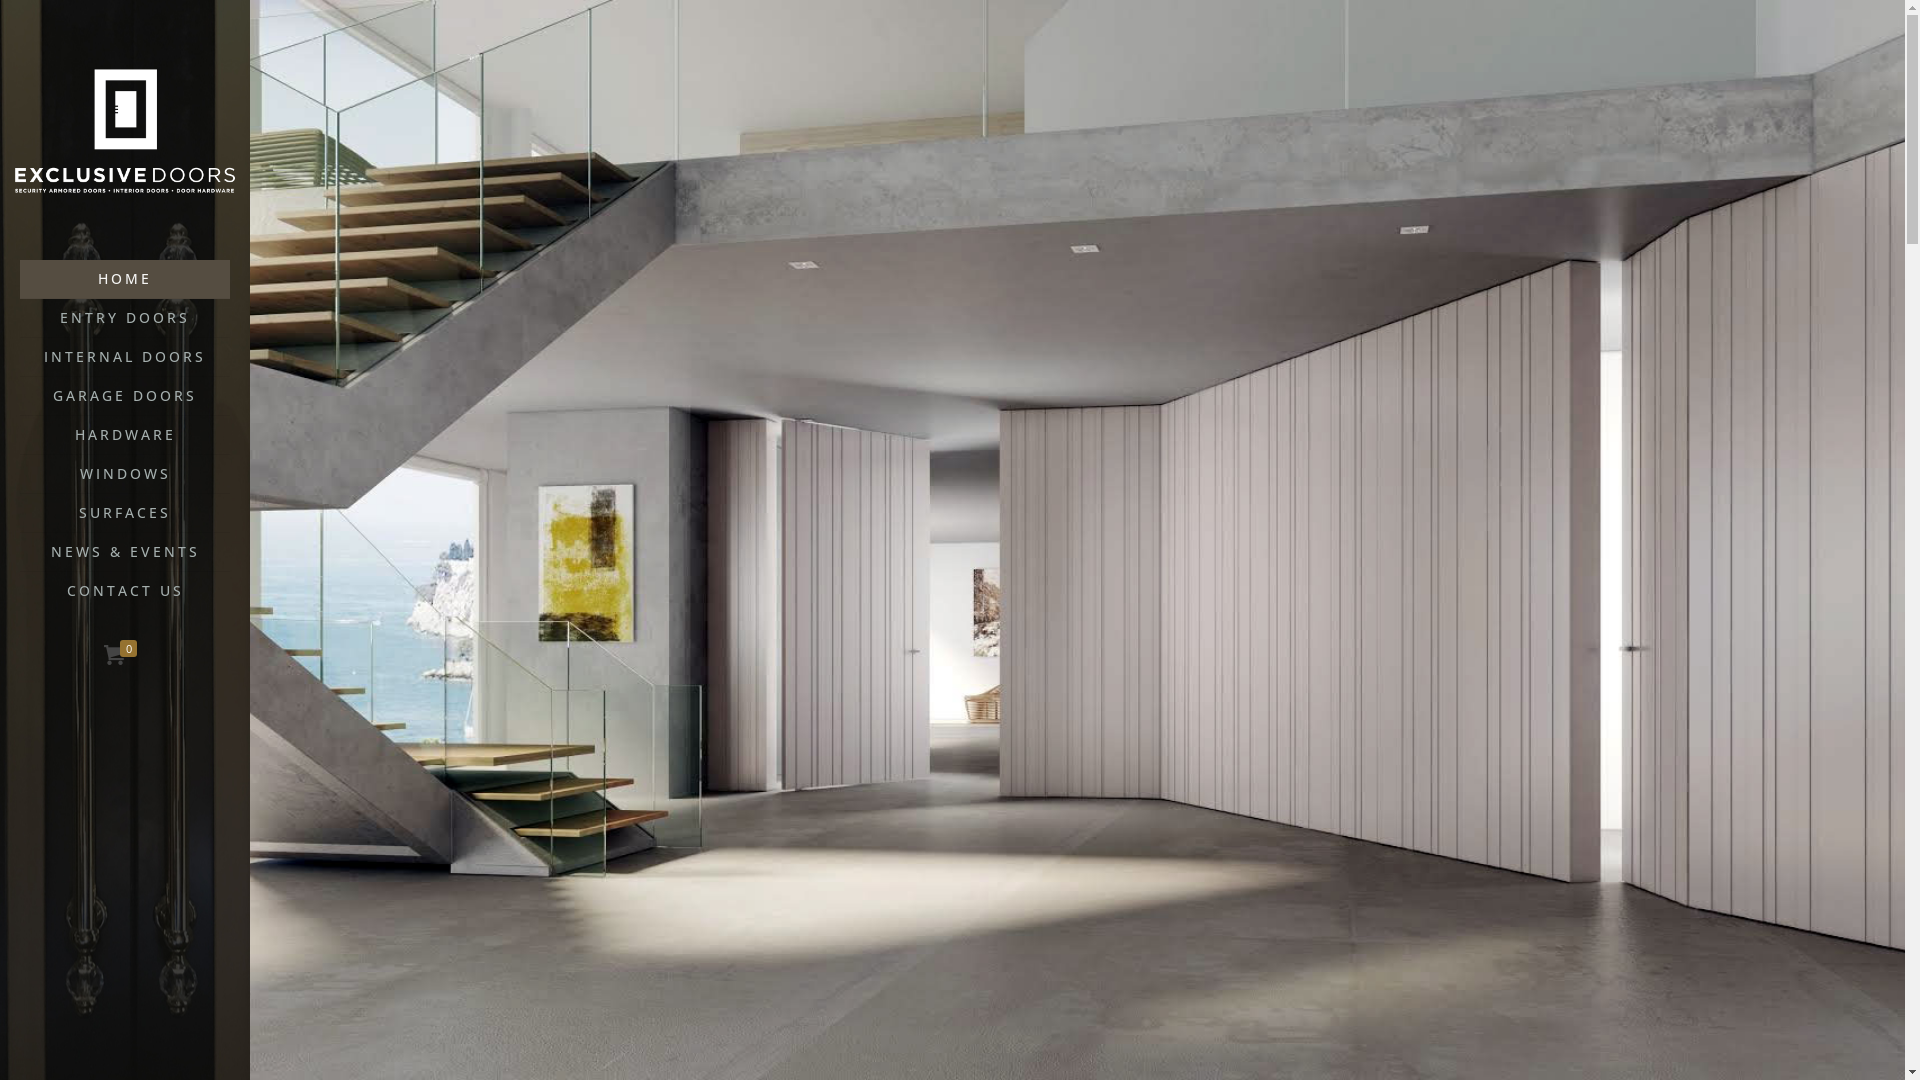 This screenshot has height=1080, width=1920. Describe the element at coordinates (123, 474) in the screenshot. I see `'WINDOWS'` at that location.